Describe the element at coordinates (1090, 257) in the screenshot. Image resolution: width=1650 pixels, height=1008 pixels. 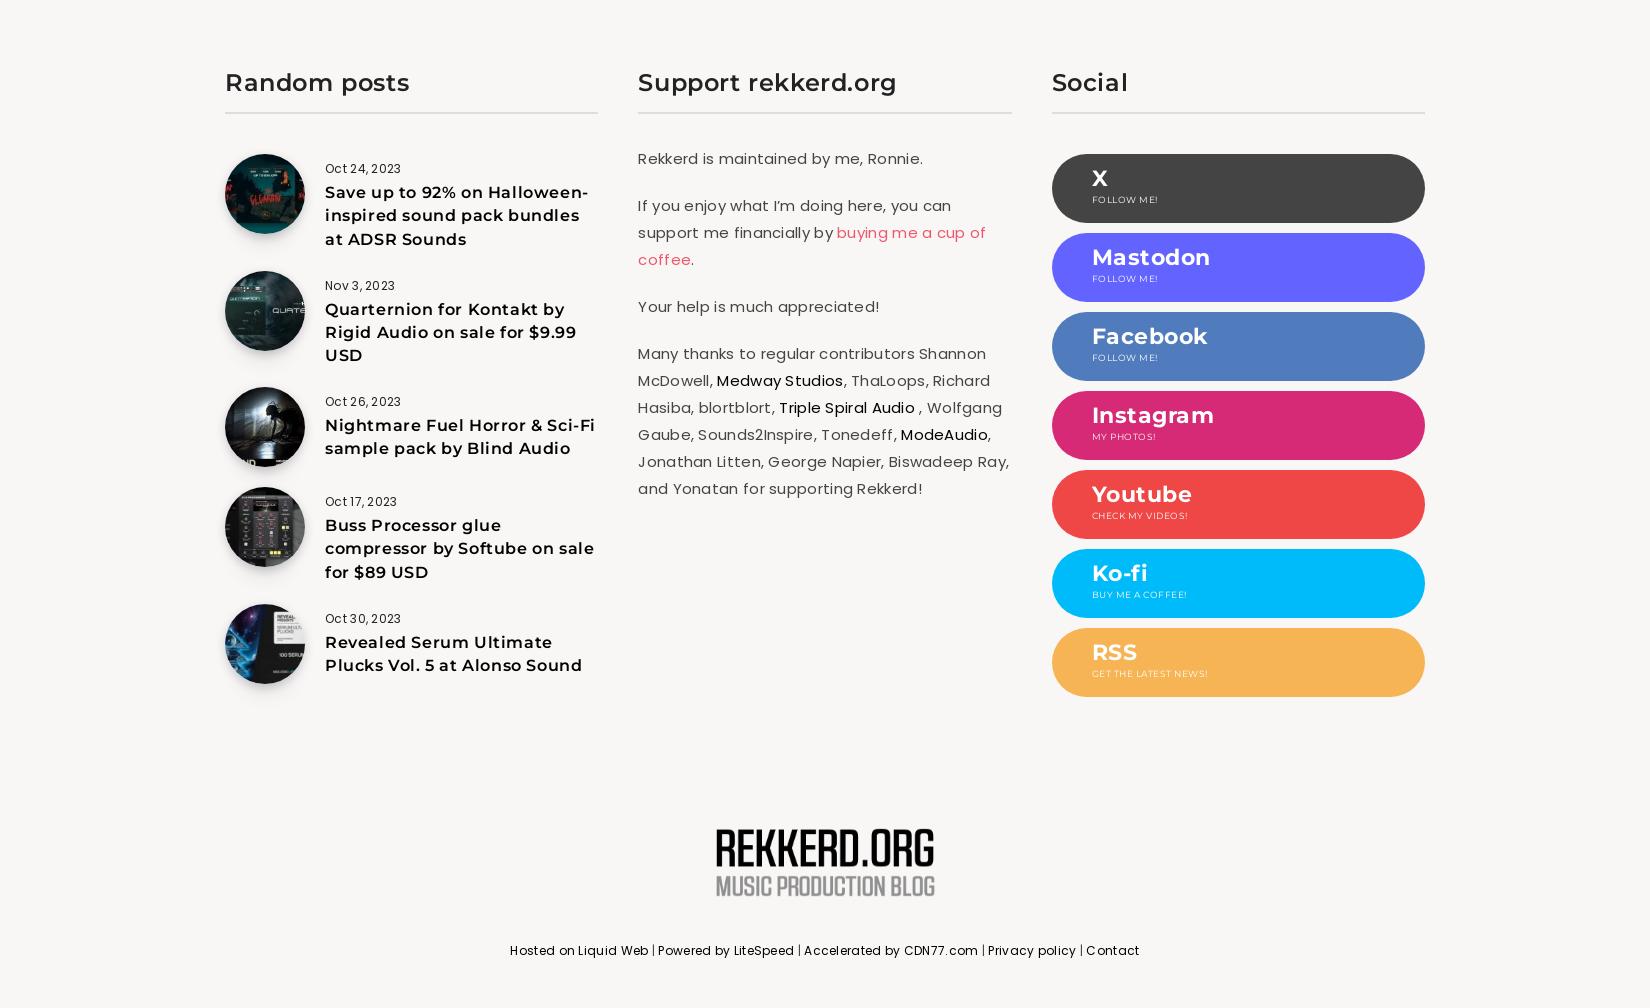
I see `'Mastodon'` at that location.